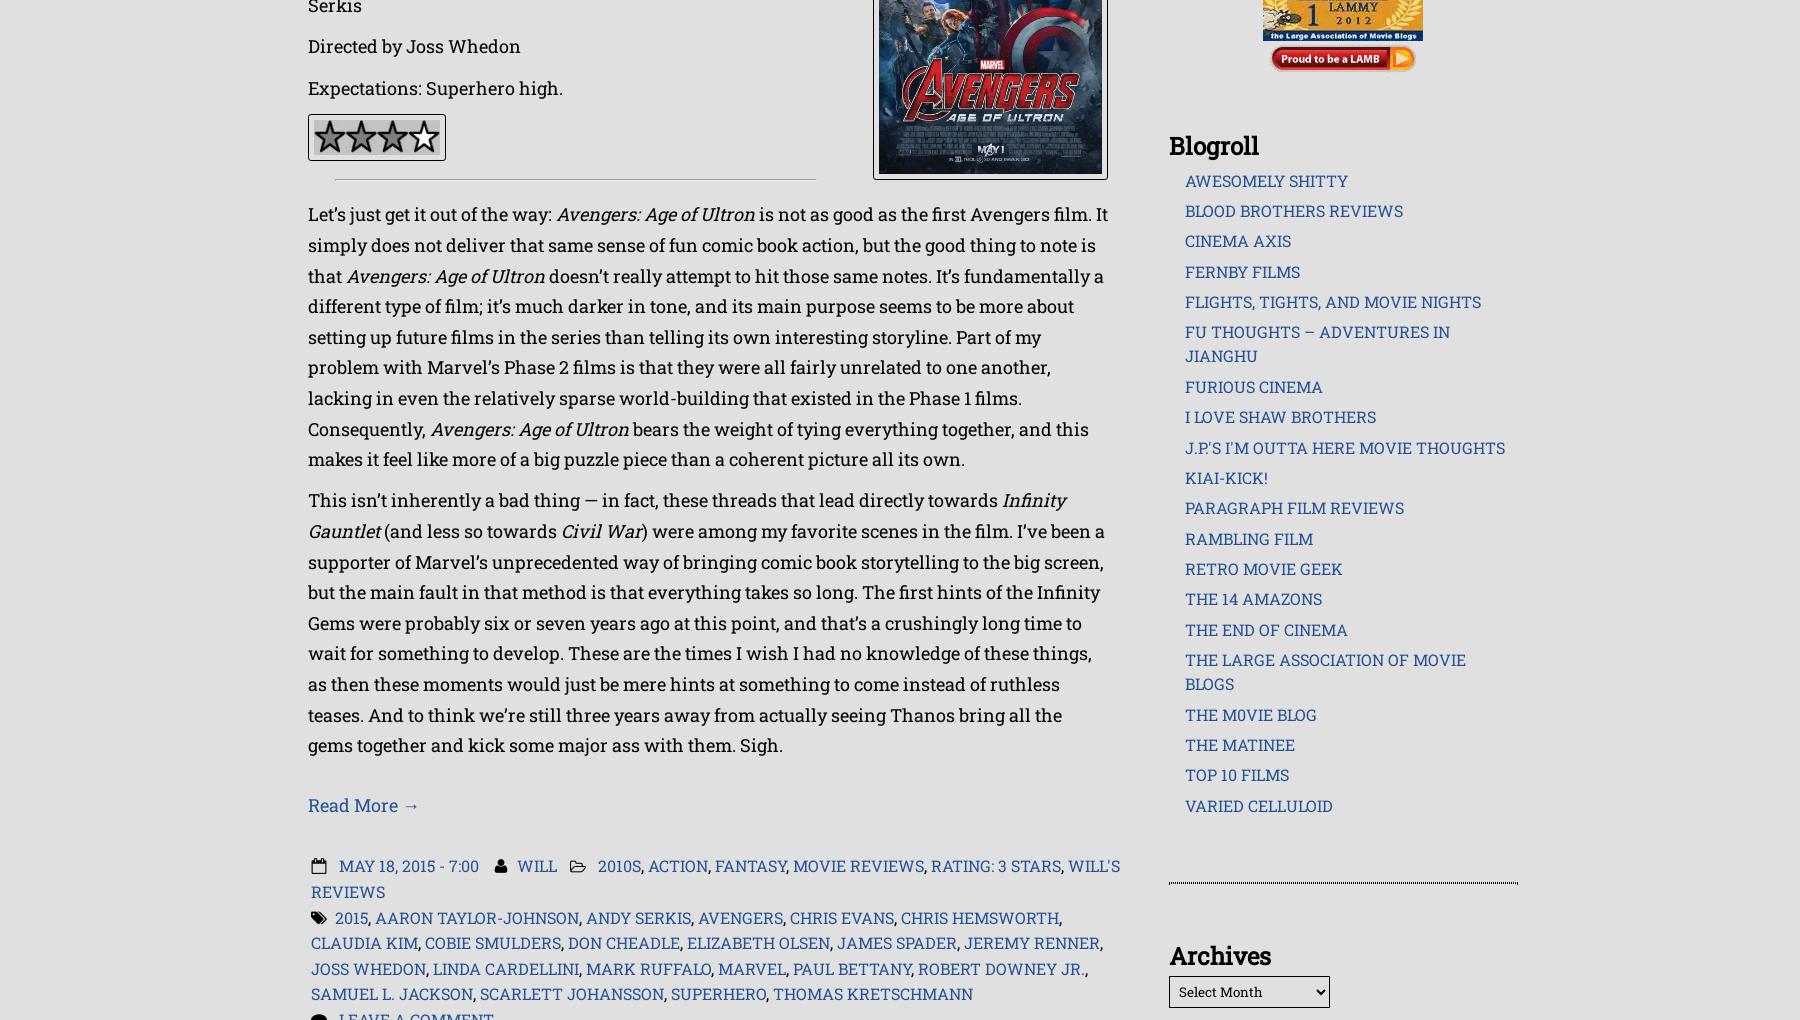  Describe the element at coordinates (1265, 178) in the screenshot. I see `'Awesomely Shitty'` at that location.